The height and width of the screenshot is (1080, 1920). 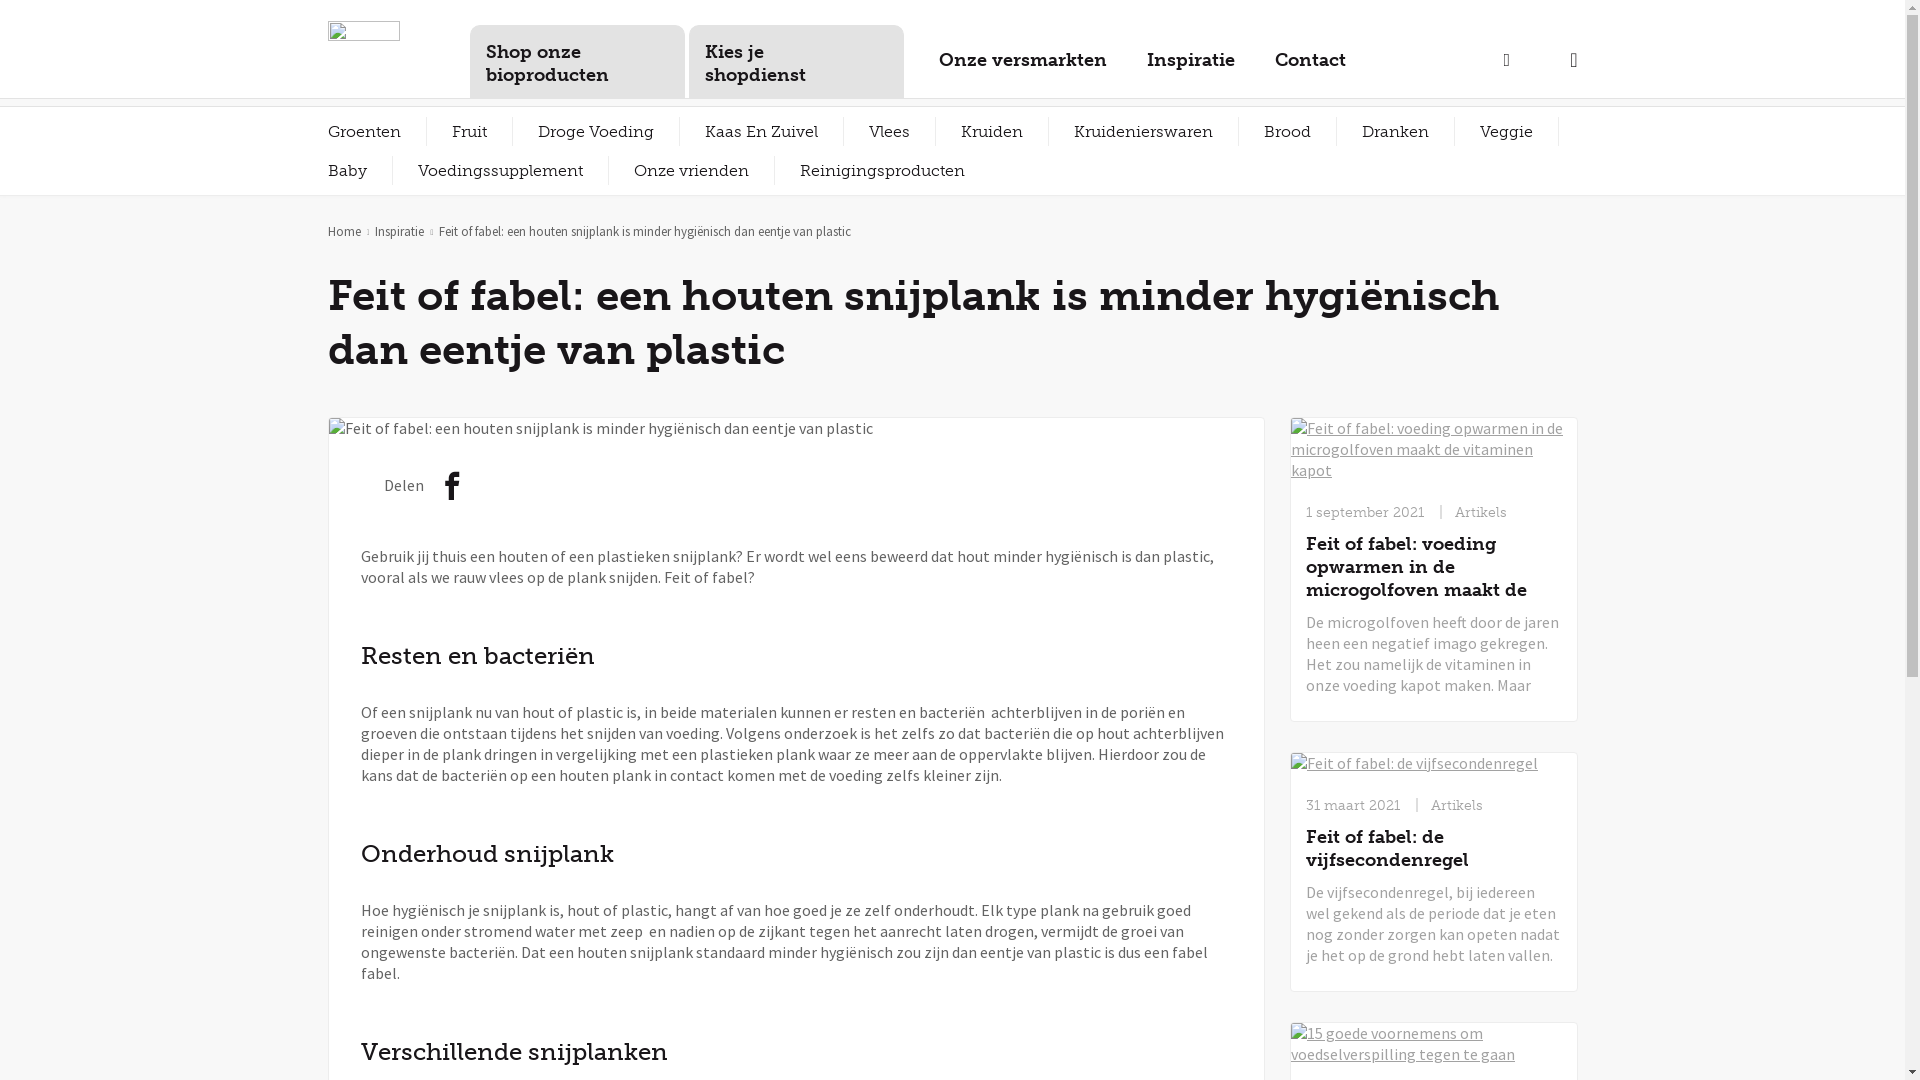 What do you see at coordinates (1309, 67) in the screenshot?
I see `'Contact'` at bounding box center [1309, 67].